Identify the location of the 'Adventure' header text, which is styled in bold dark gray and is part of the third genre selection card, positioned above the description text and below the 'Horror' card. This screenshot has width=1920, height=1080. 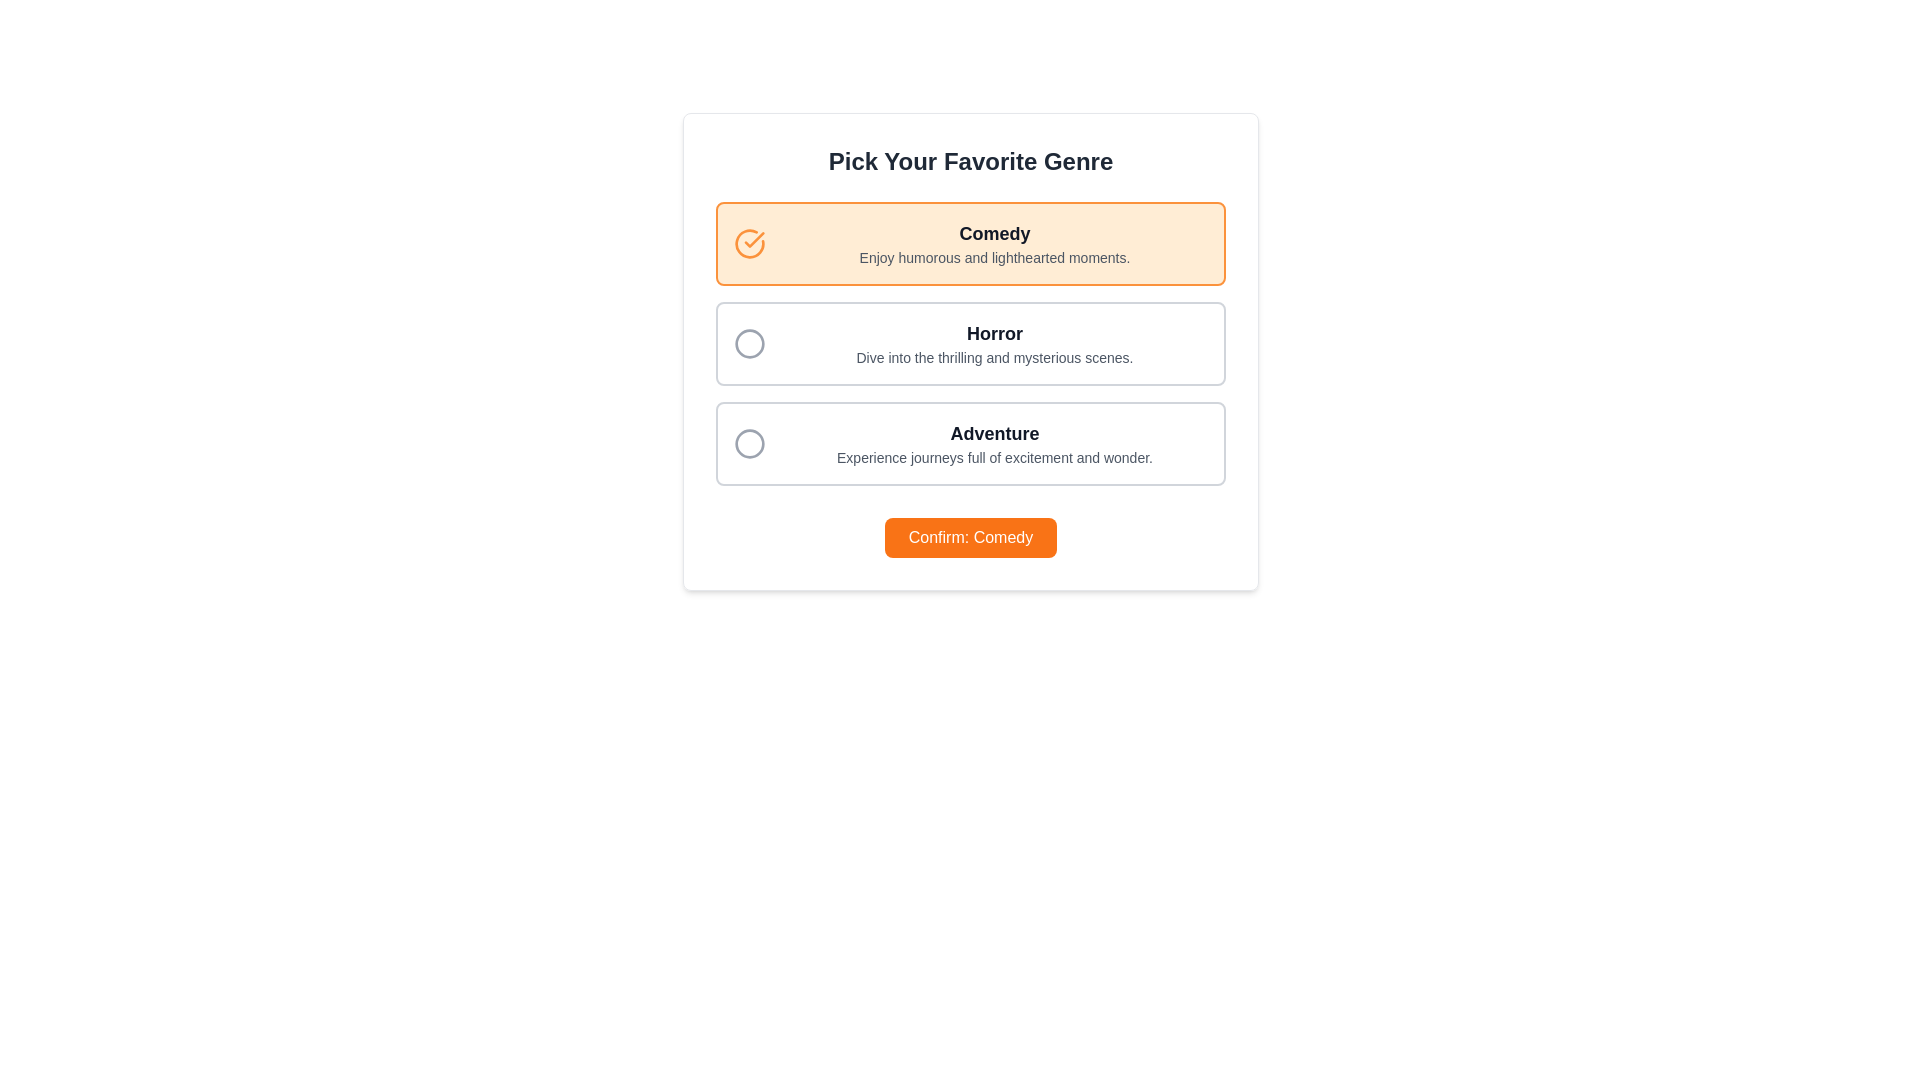
(994, 433).